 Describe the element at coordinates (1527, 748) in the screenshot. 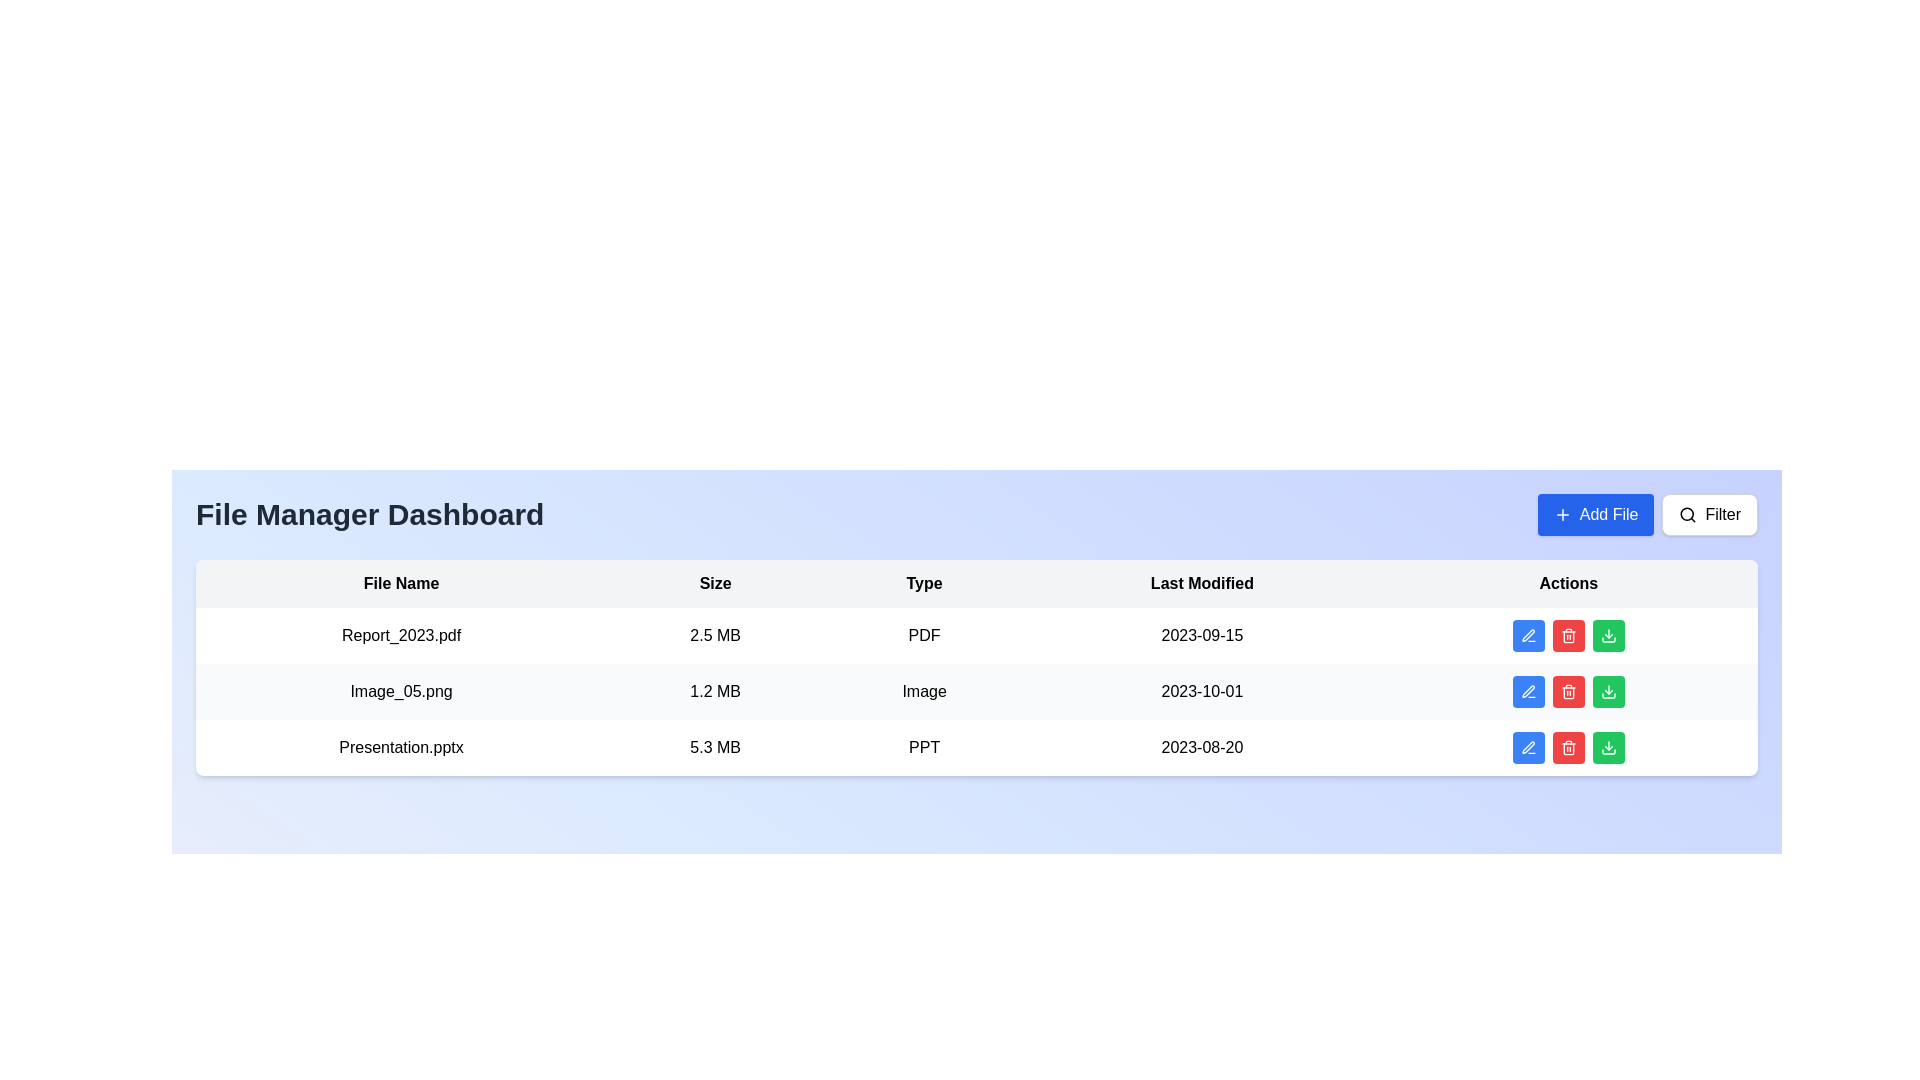

I see `the blue button with a rounded corner and a white pen icon located in the 'Actions' column of the last row of the table` at that location.